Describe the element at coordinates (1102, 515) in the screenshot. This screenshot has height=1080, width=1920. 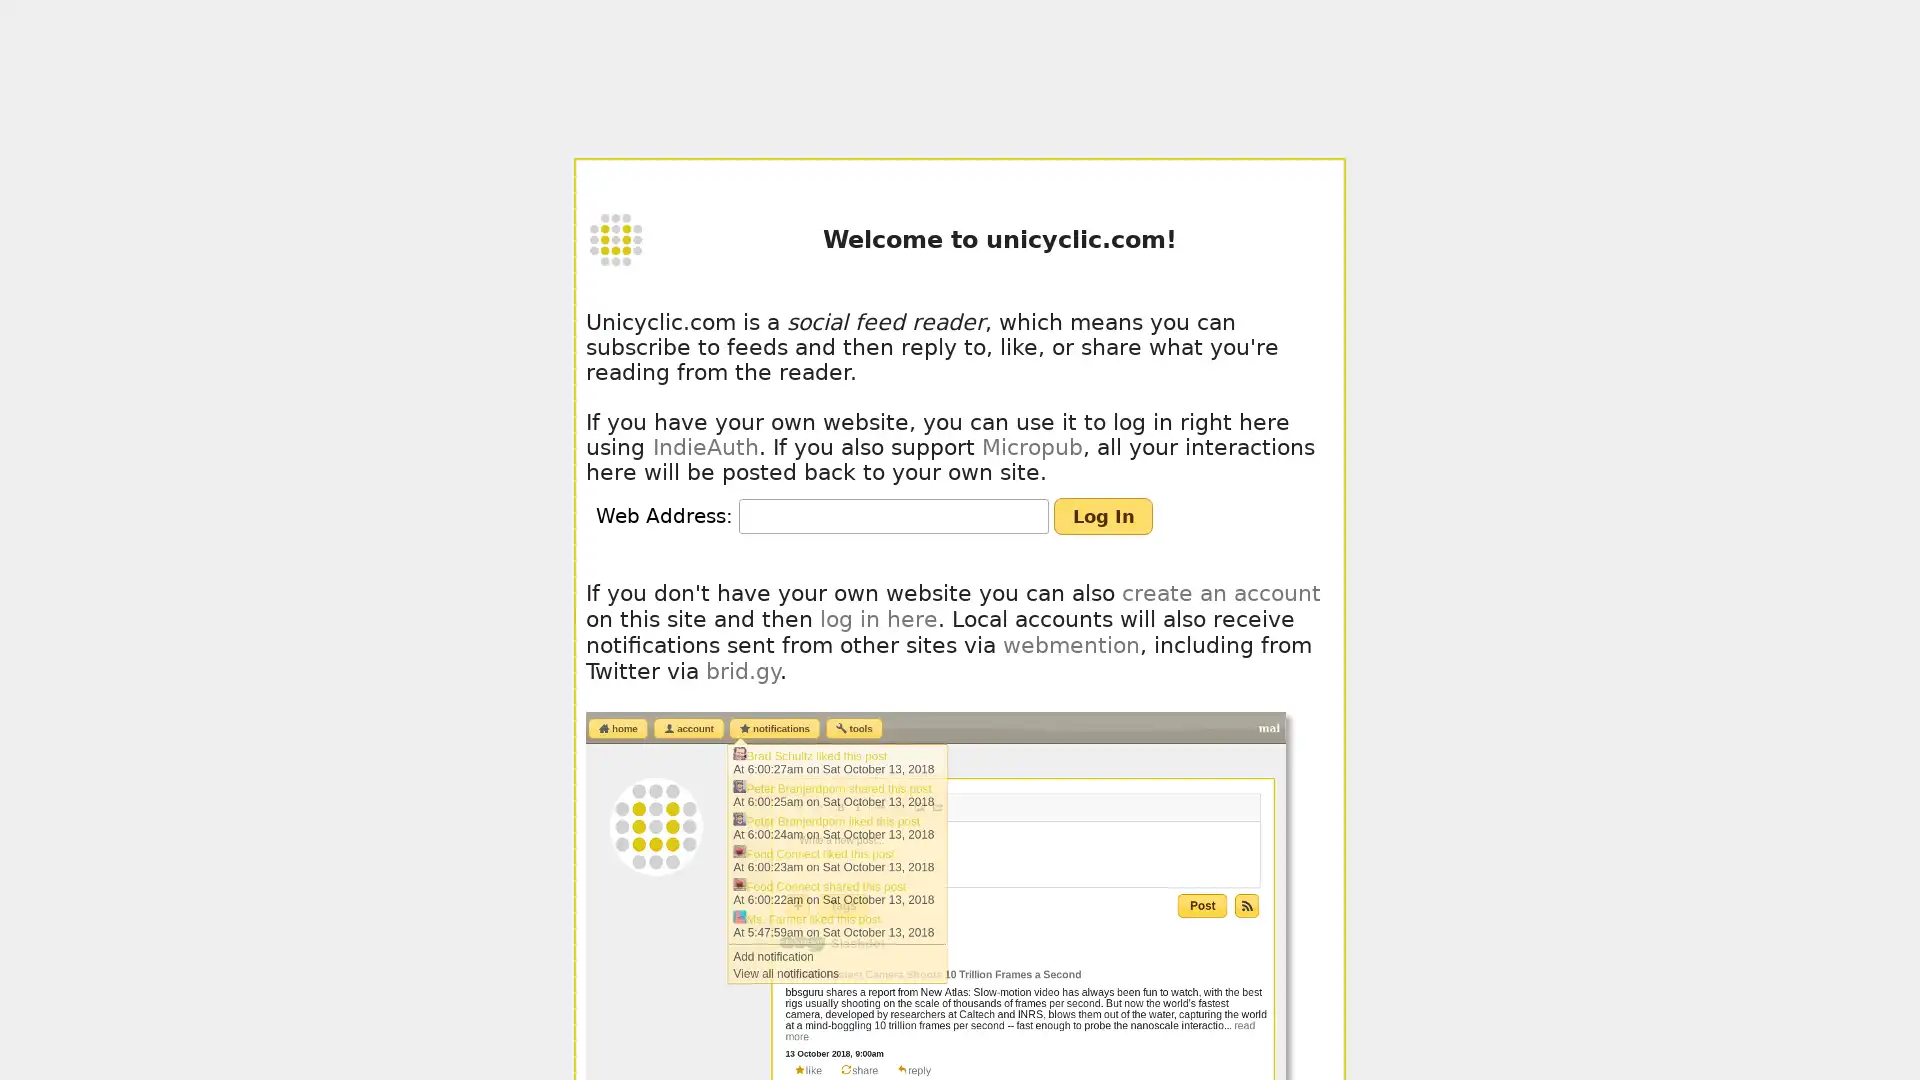
I see `Log In` at that location.